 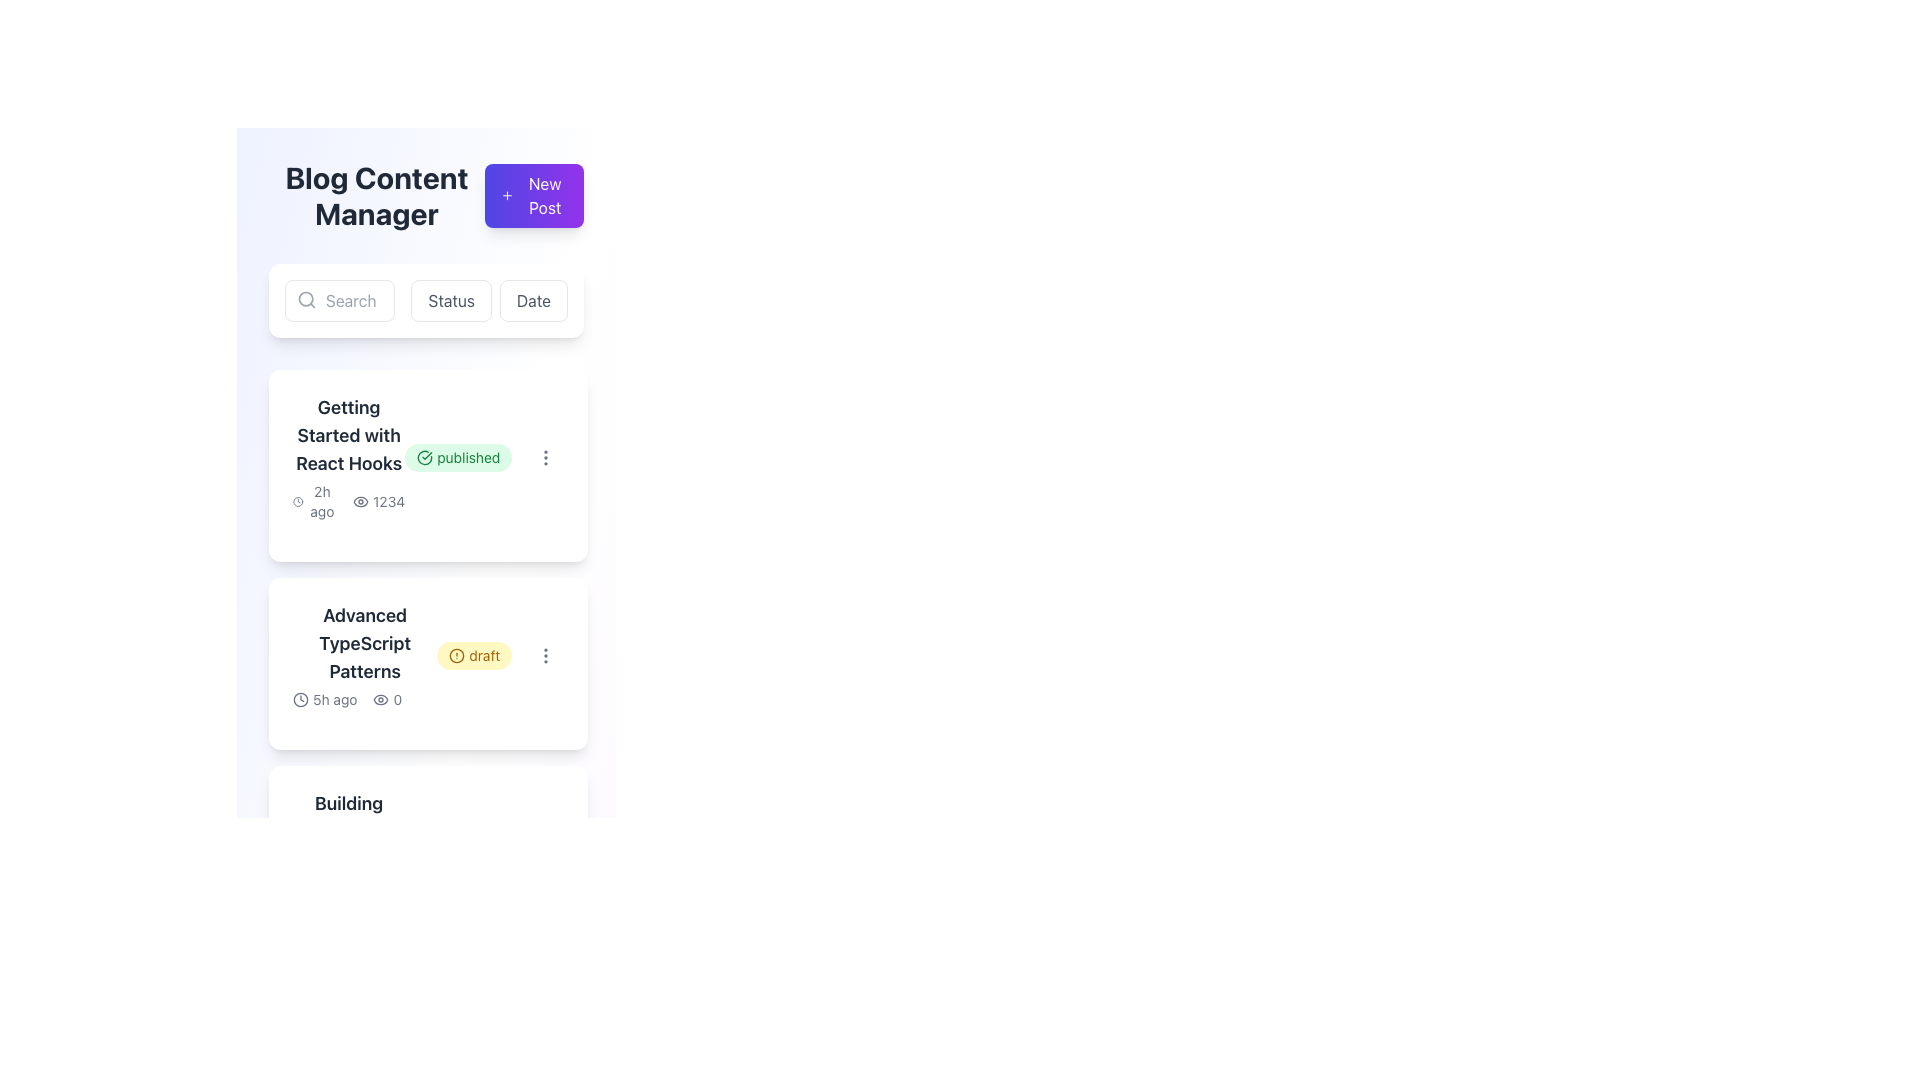 What do you see at coordinates (456, 655) in the screenshot?
I see `the circular yellow icon with an exclamation mark inside, located to the right of the title 'Advanced TypeScript Patterns' in the second item of the vertical list labeled 'draft'` at bounding box center [456, 655].